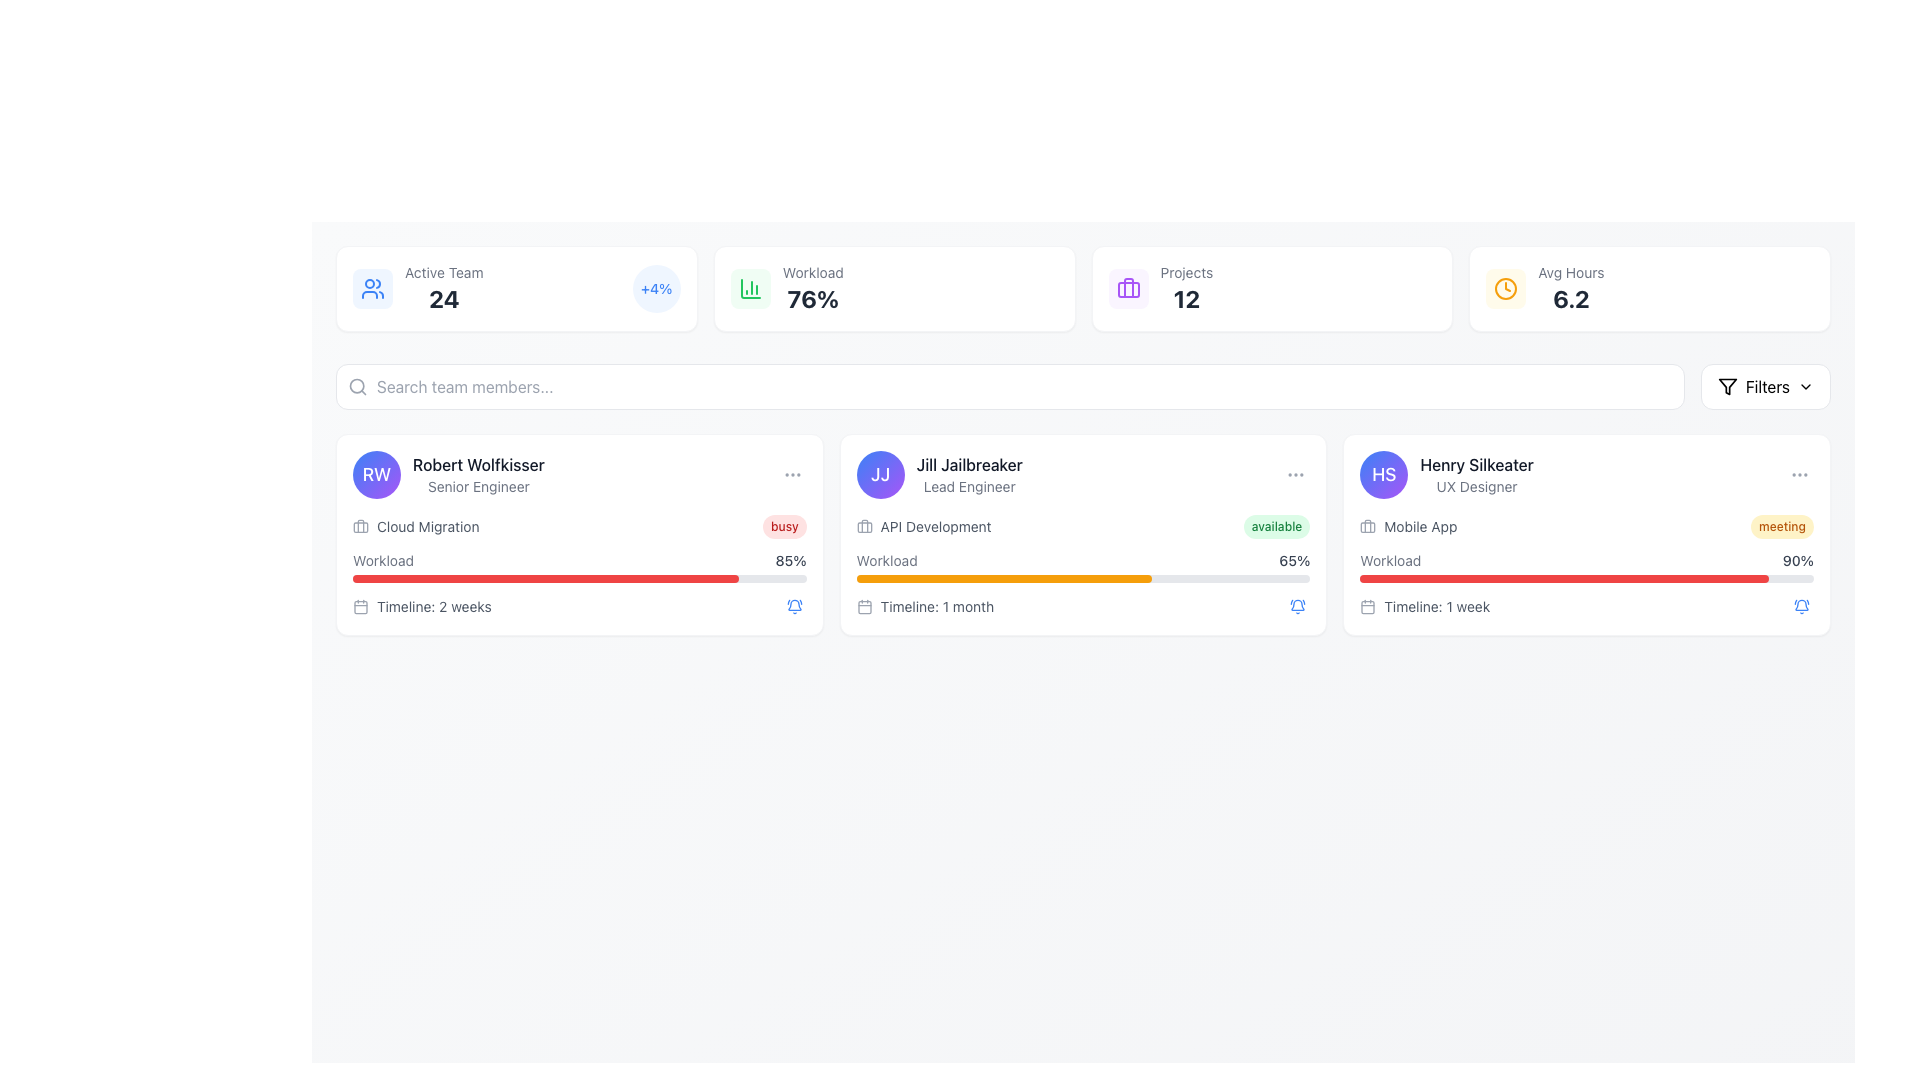  I want to click on information displayed in the composite text component showing 'Active Team' and the value '24', located in the top-left corner of the interface next to a blue user group icon, so click(443, 289).